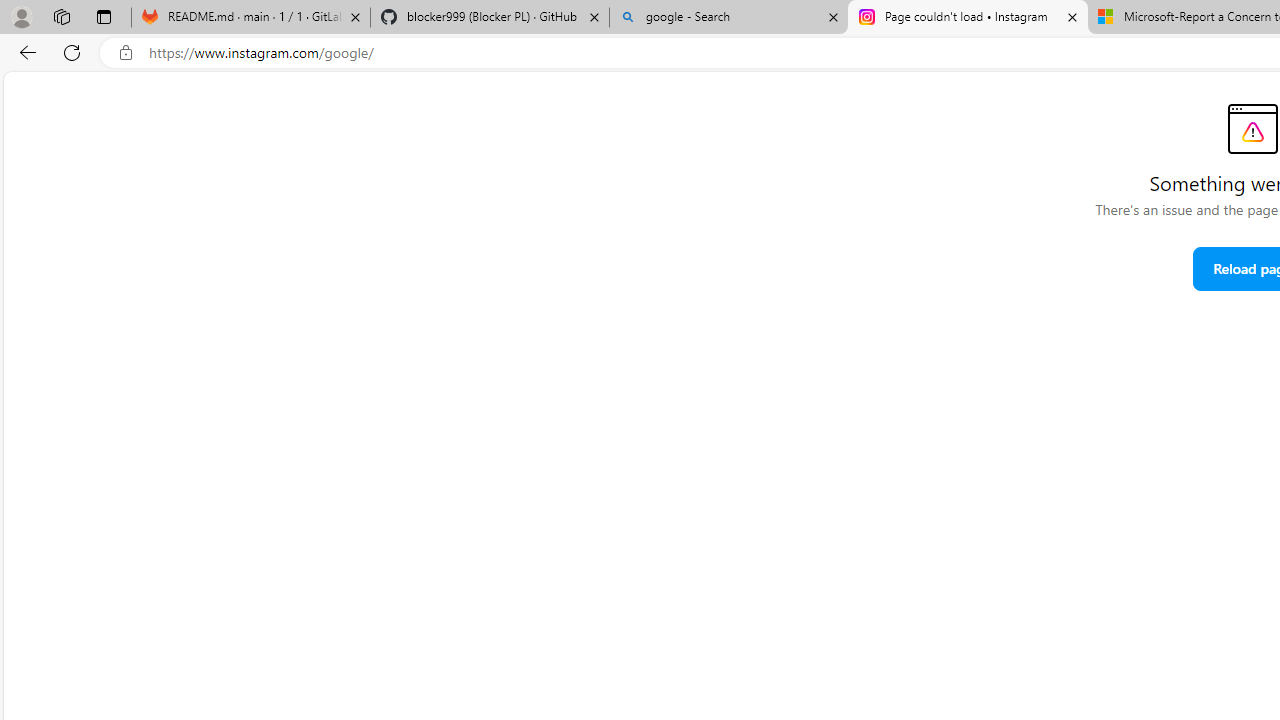  I want to click on 'Personal Profile', so click(21, 16).